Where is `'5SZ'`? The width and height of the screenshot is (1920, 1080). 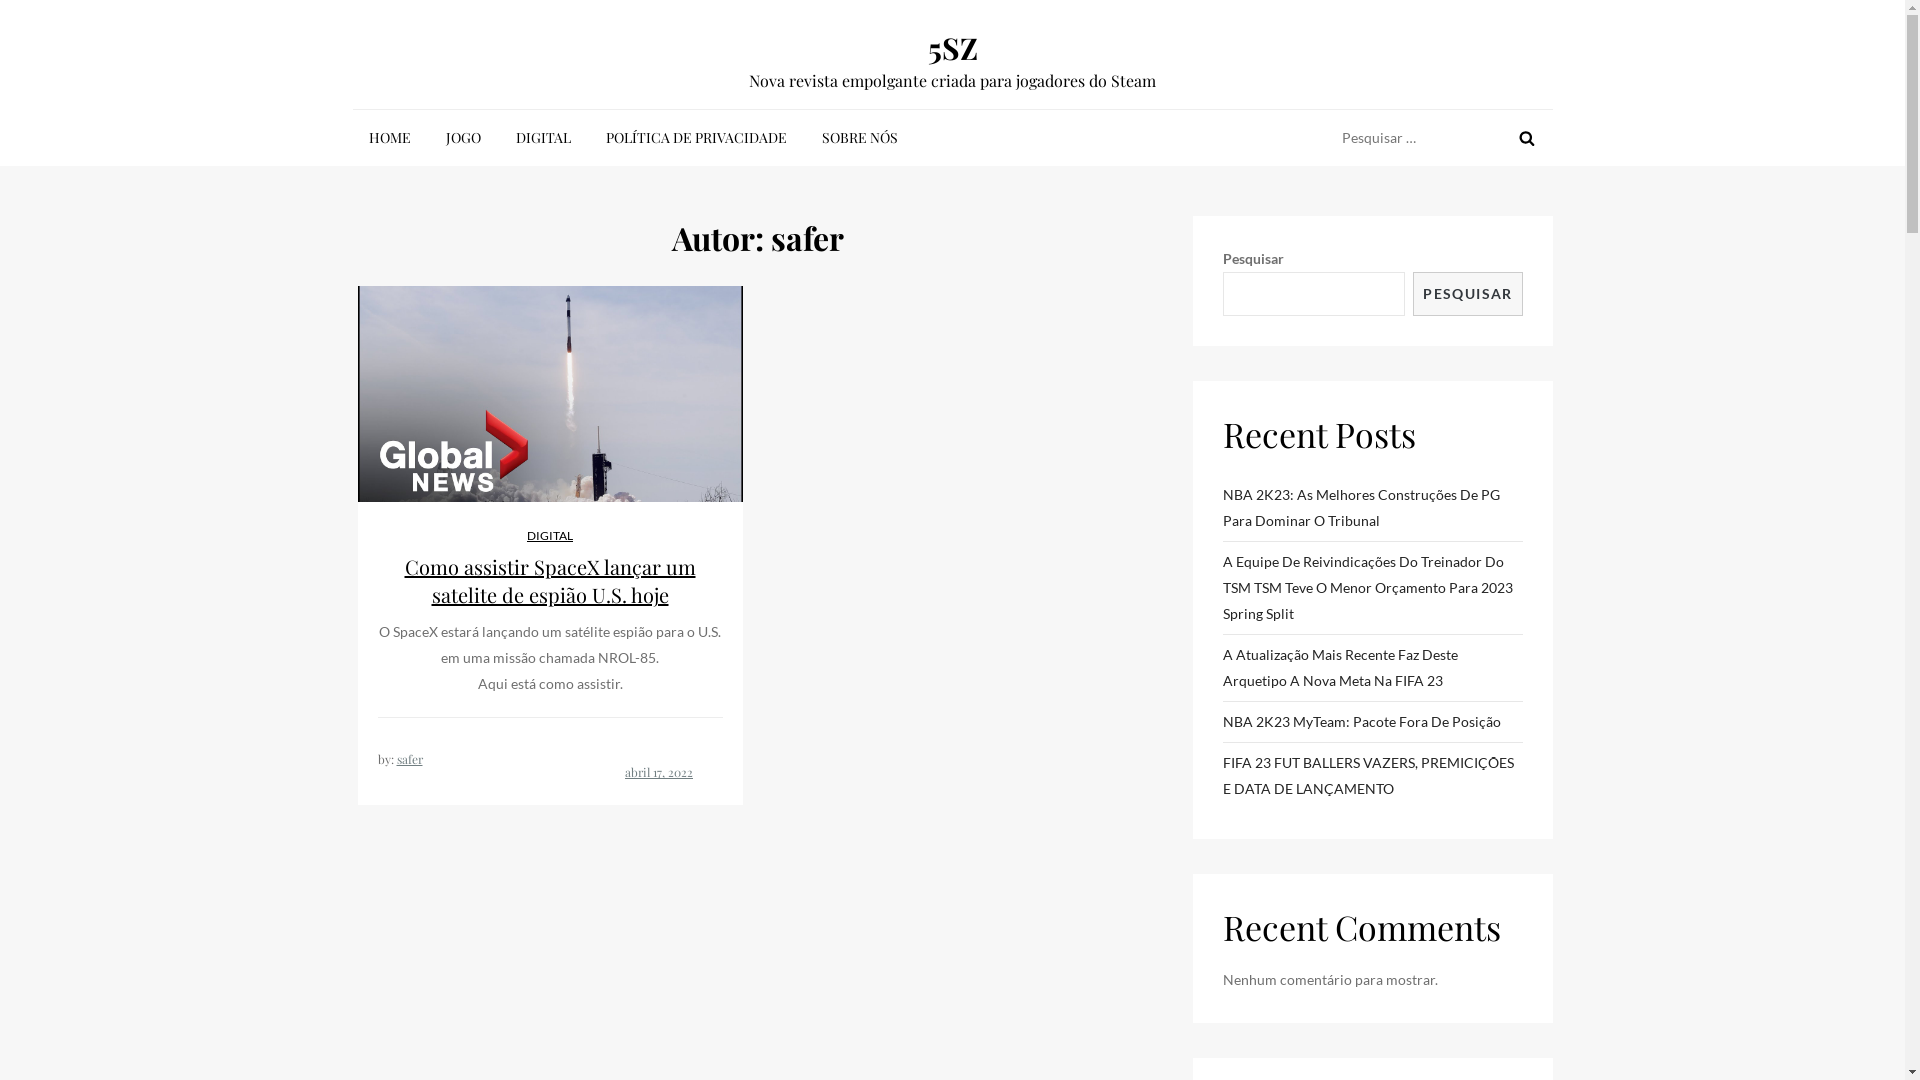 '5SZ' is located at coordinates (952, 46).